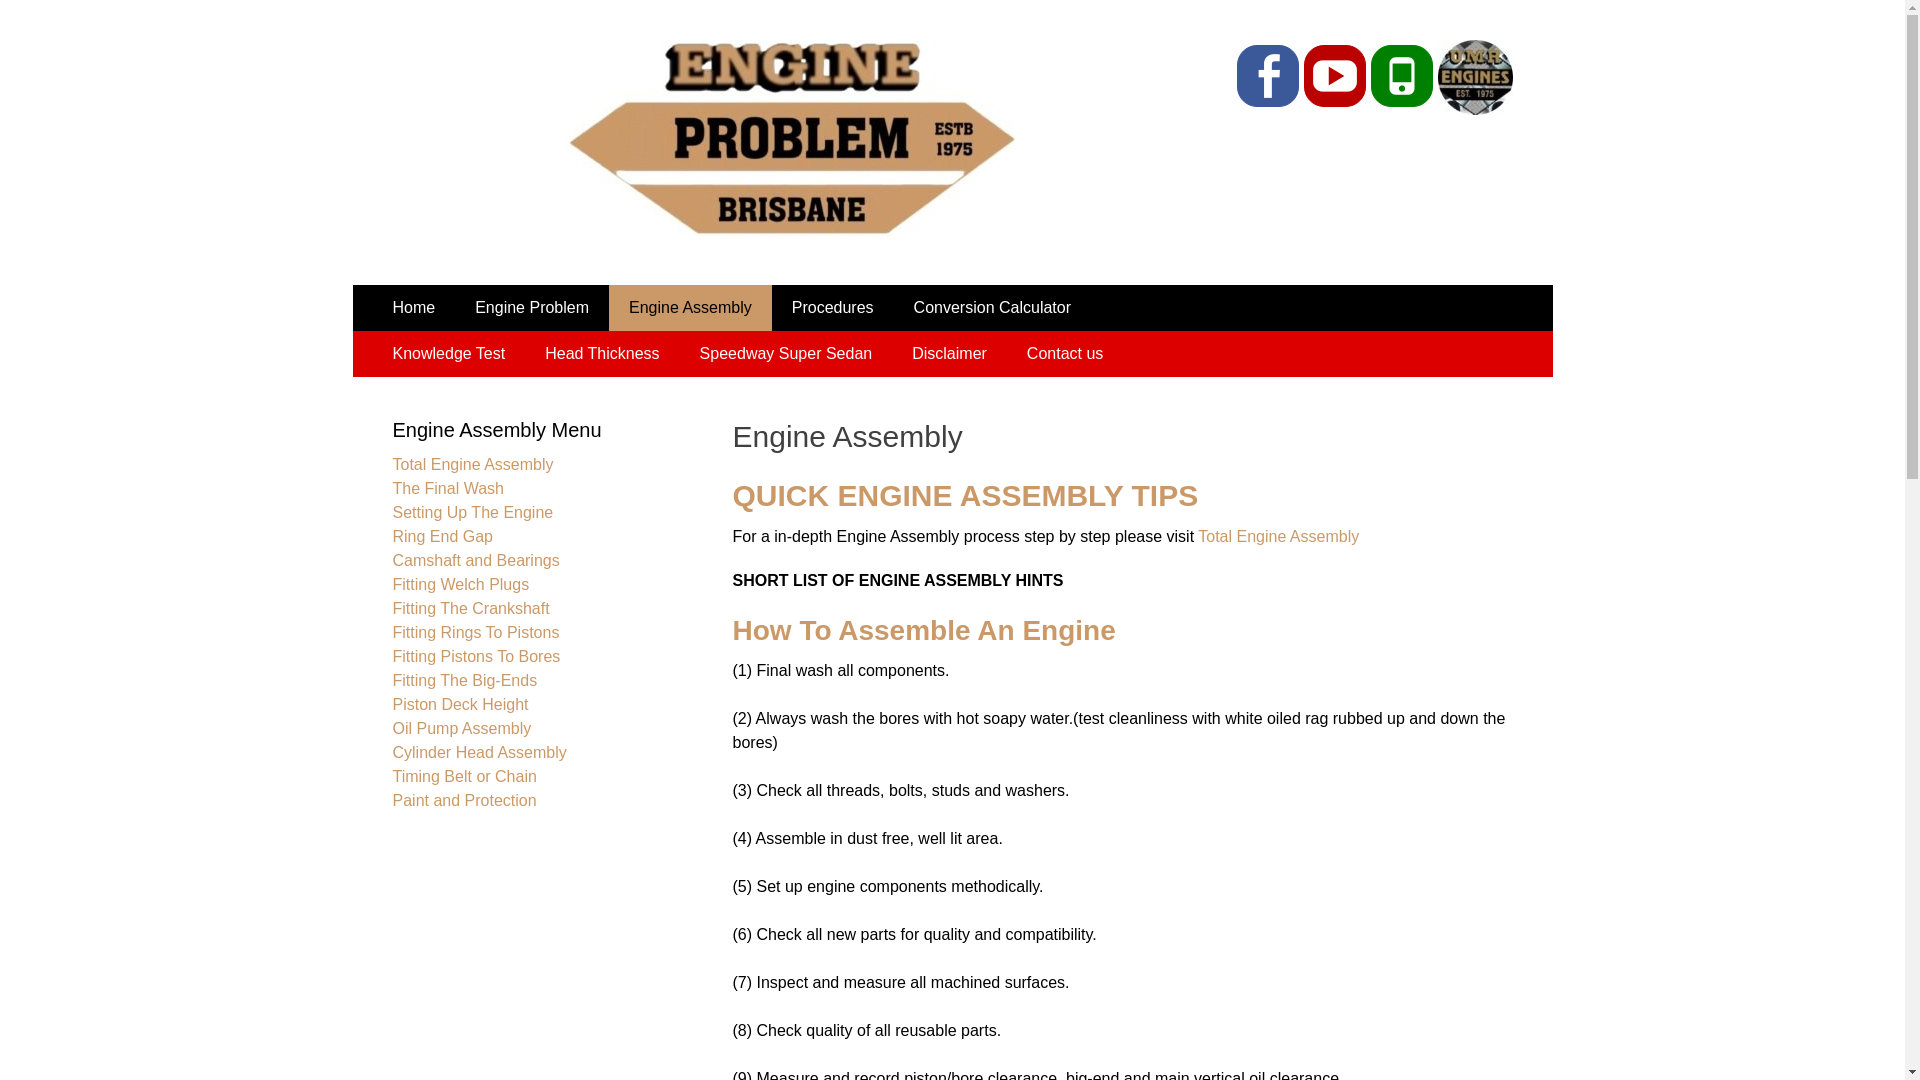  What do you see at coordinates (1432, 109) in the screenshot?
I see `'UMR Engines'` at bounding box center [1432, 109].